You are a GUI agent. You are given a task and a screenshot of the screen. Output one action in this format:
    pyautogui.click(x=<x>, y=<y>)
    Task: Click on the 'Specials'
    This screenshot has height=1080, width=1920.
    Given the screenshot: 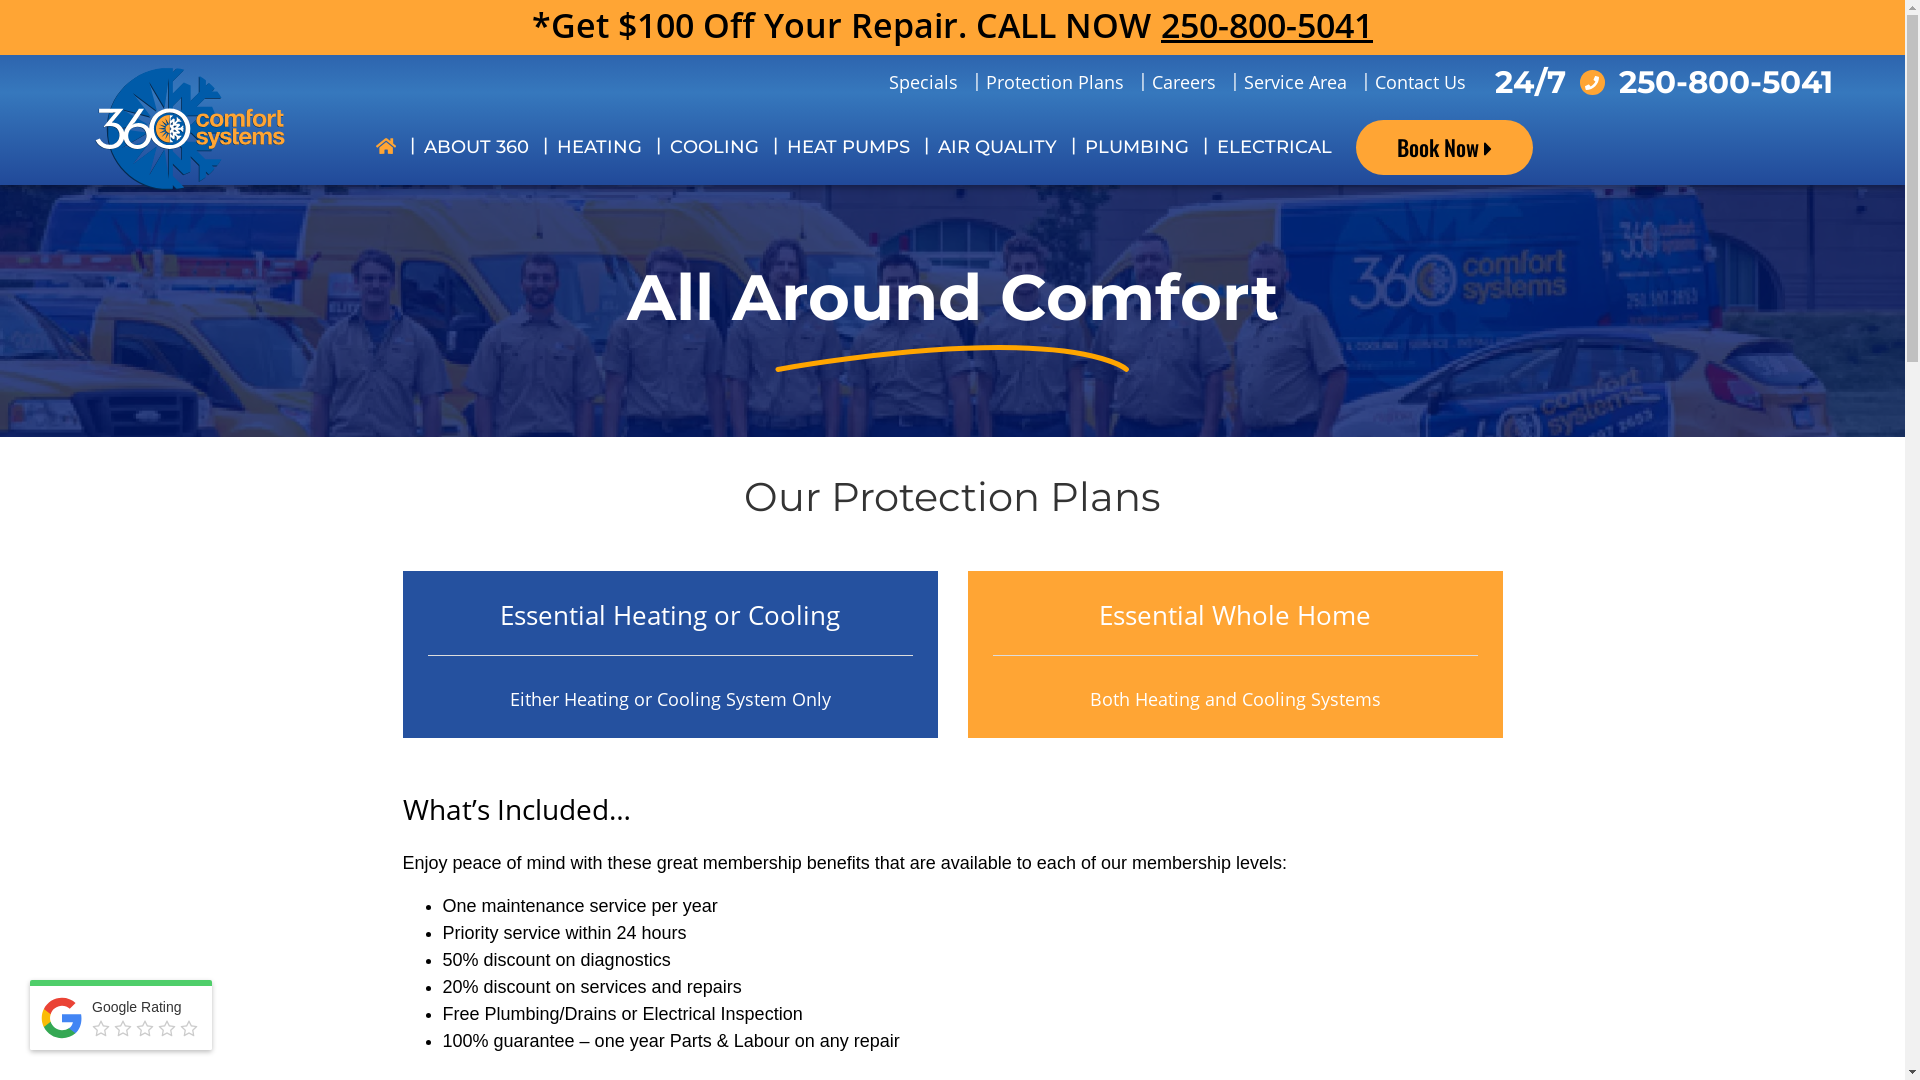 What is the action you would take?
    pyautogui.click(x=921, y=81)
    